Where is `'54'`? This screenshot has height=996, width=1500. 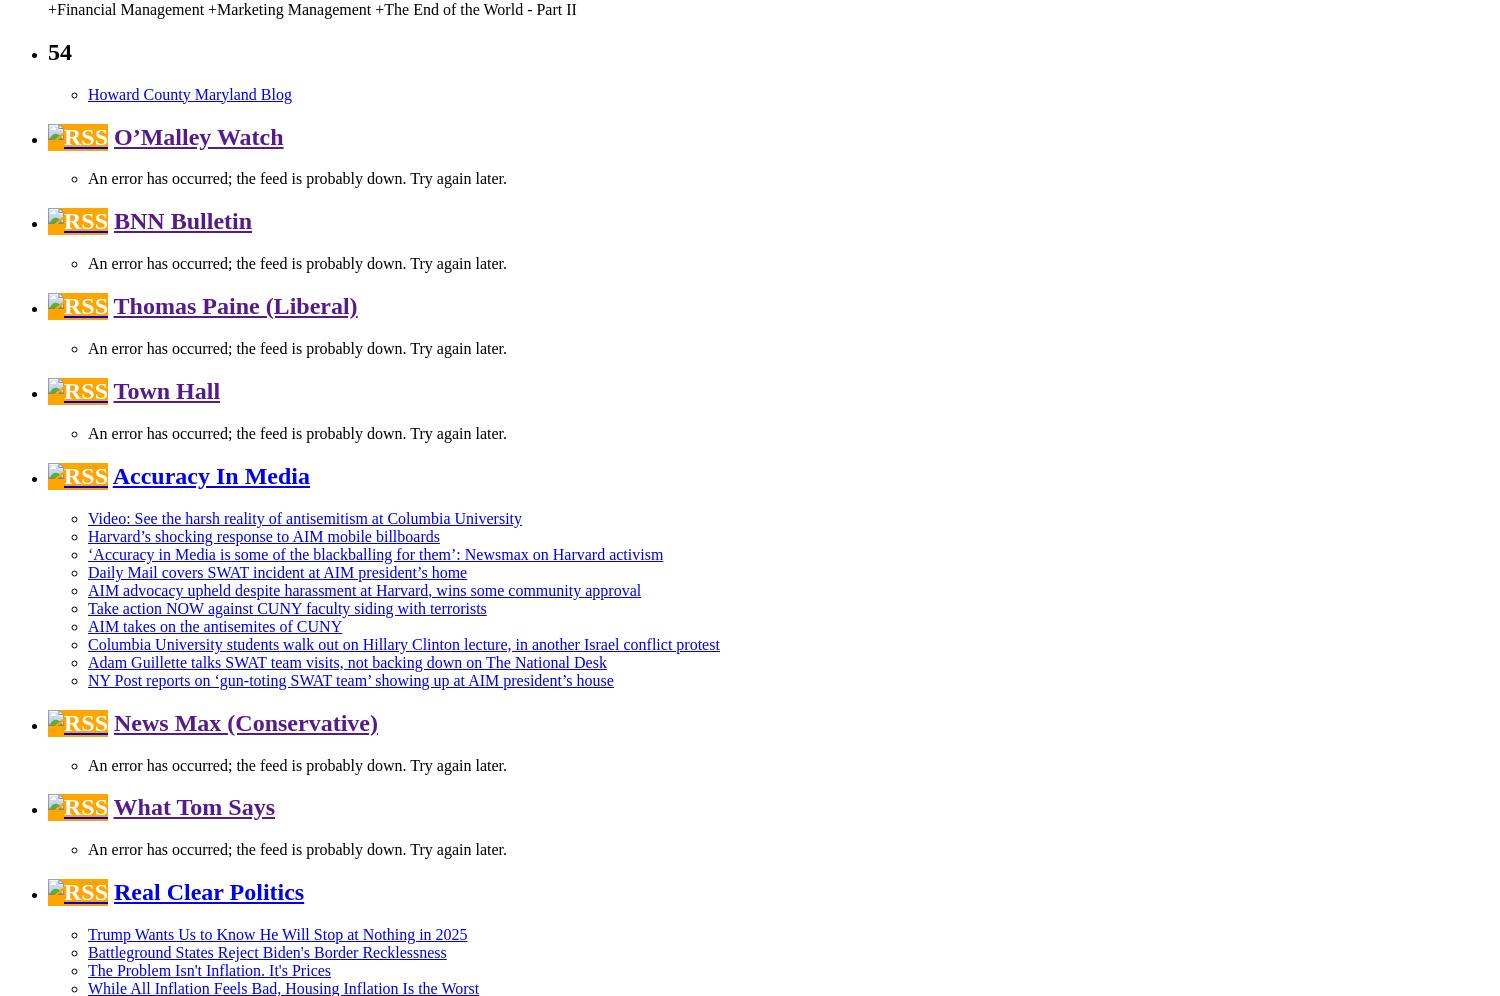
'54' is located at coordinates (48, 49).